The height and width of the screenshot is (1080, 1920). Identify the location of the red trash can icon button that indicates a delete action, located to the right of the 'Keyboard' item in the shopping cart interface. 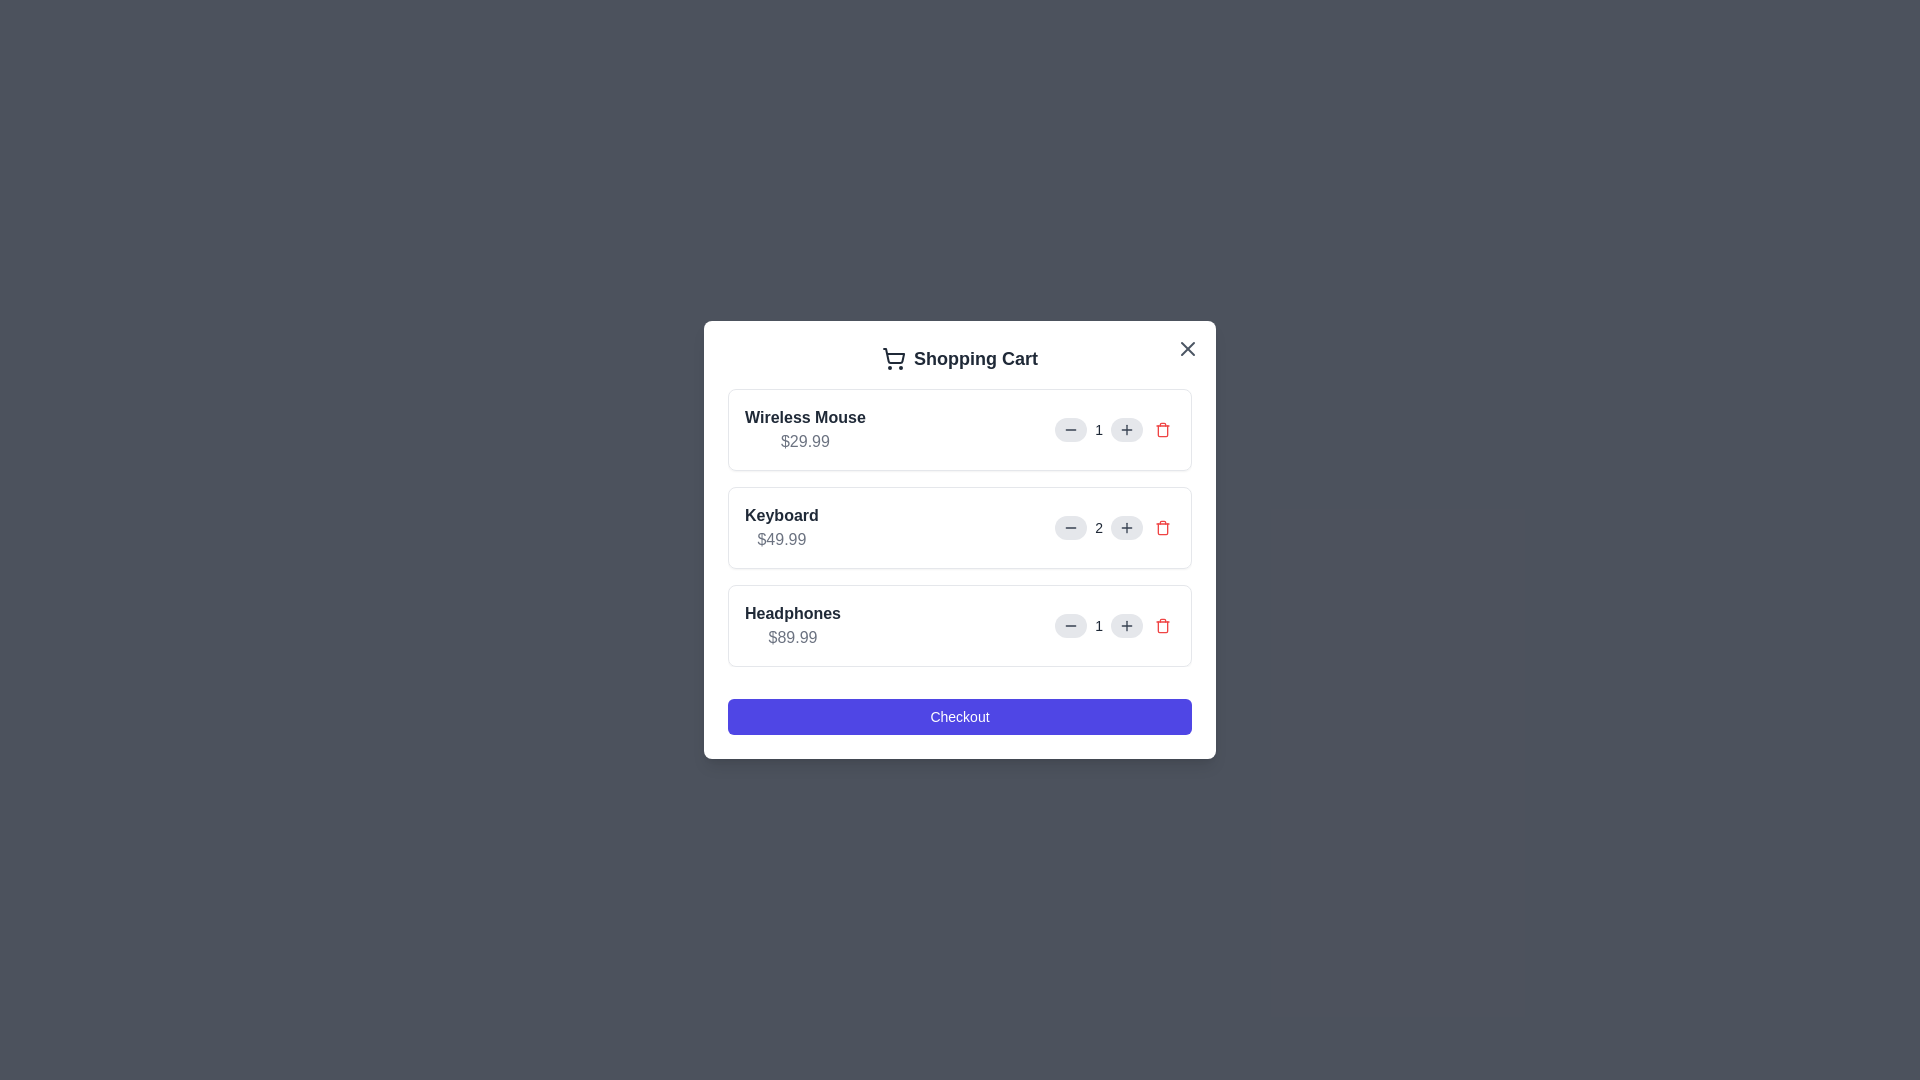
(1162, 527).